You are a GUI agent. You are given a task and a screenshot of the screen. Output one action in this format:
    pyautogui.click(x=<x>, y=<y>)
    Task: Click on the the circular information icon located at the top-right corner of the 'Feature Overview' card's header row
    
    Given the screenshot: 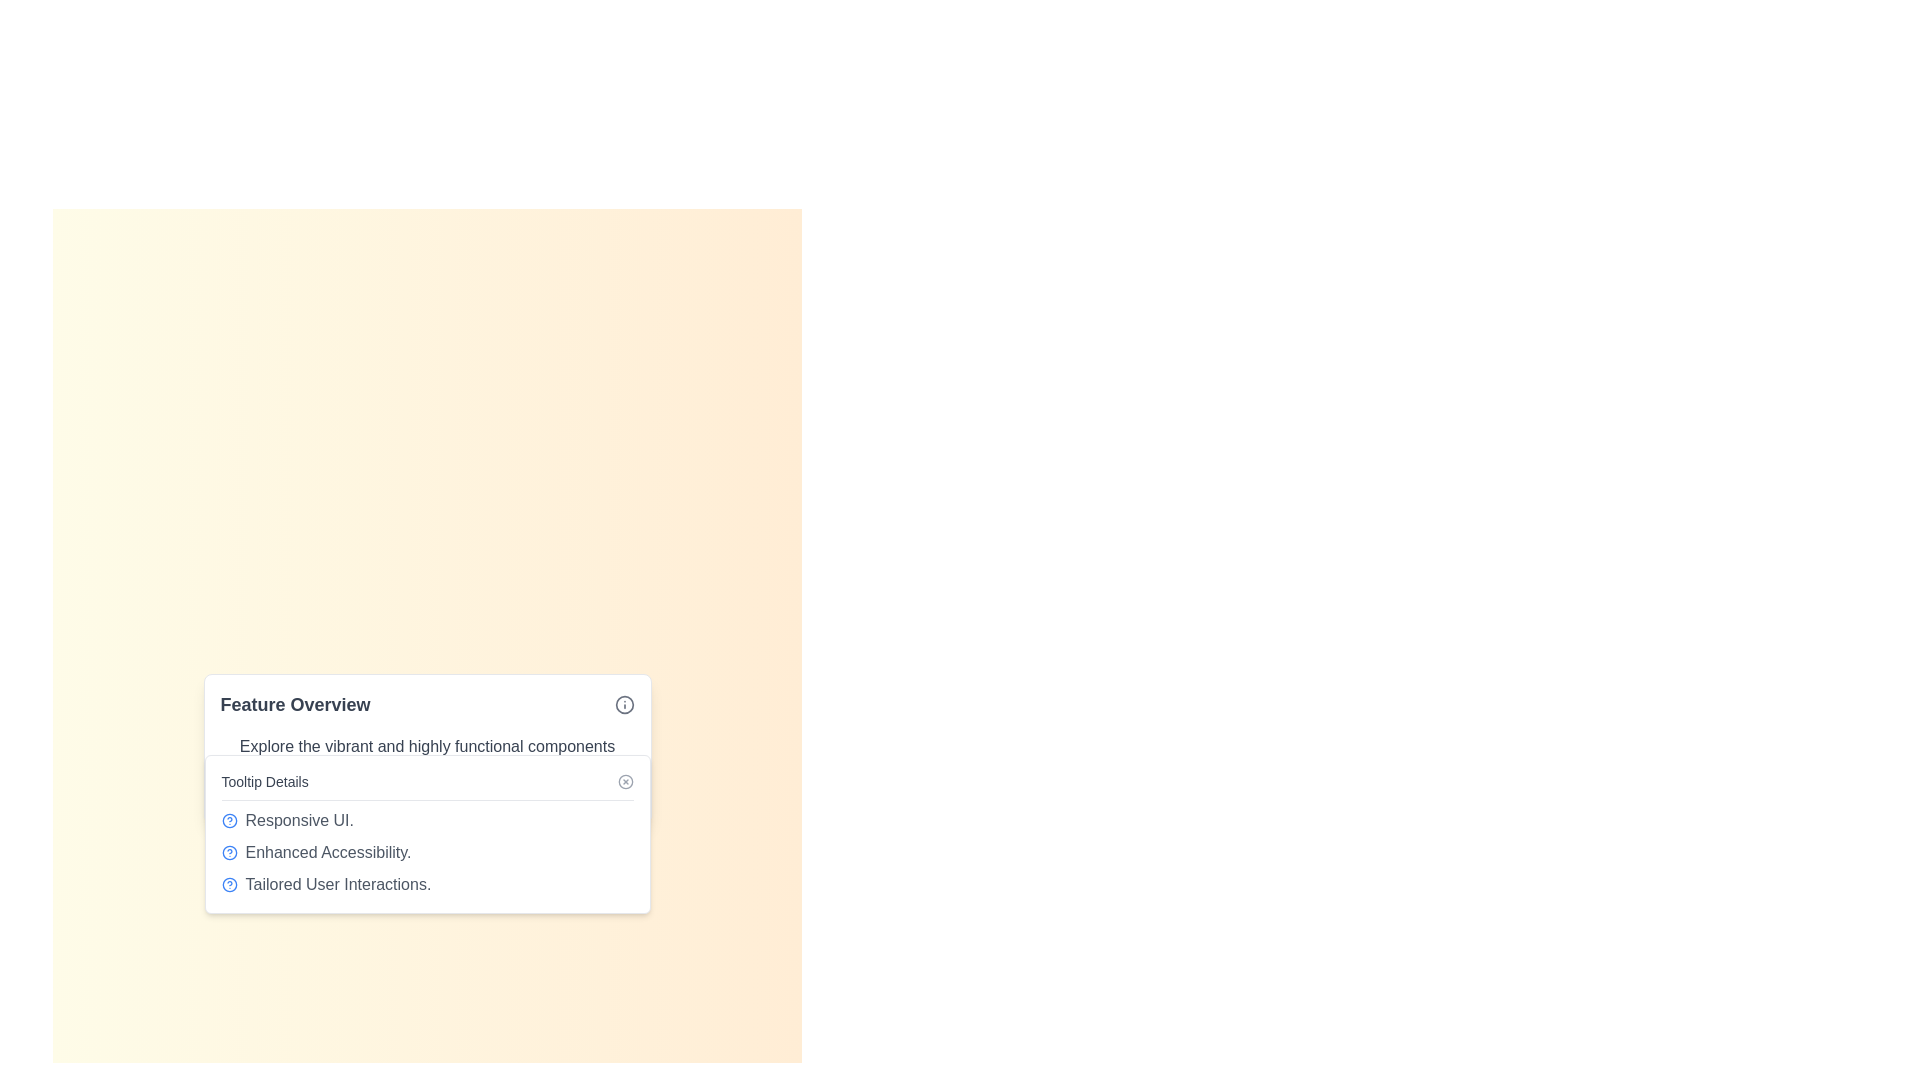 What is the action you would take?
    pyautogui.click(x=229, y=883)
    